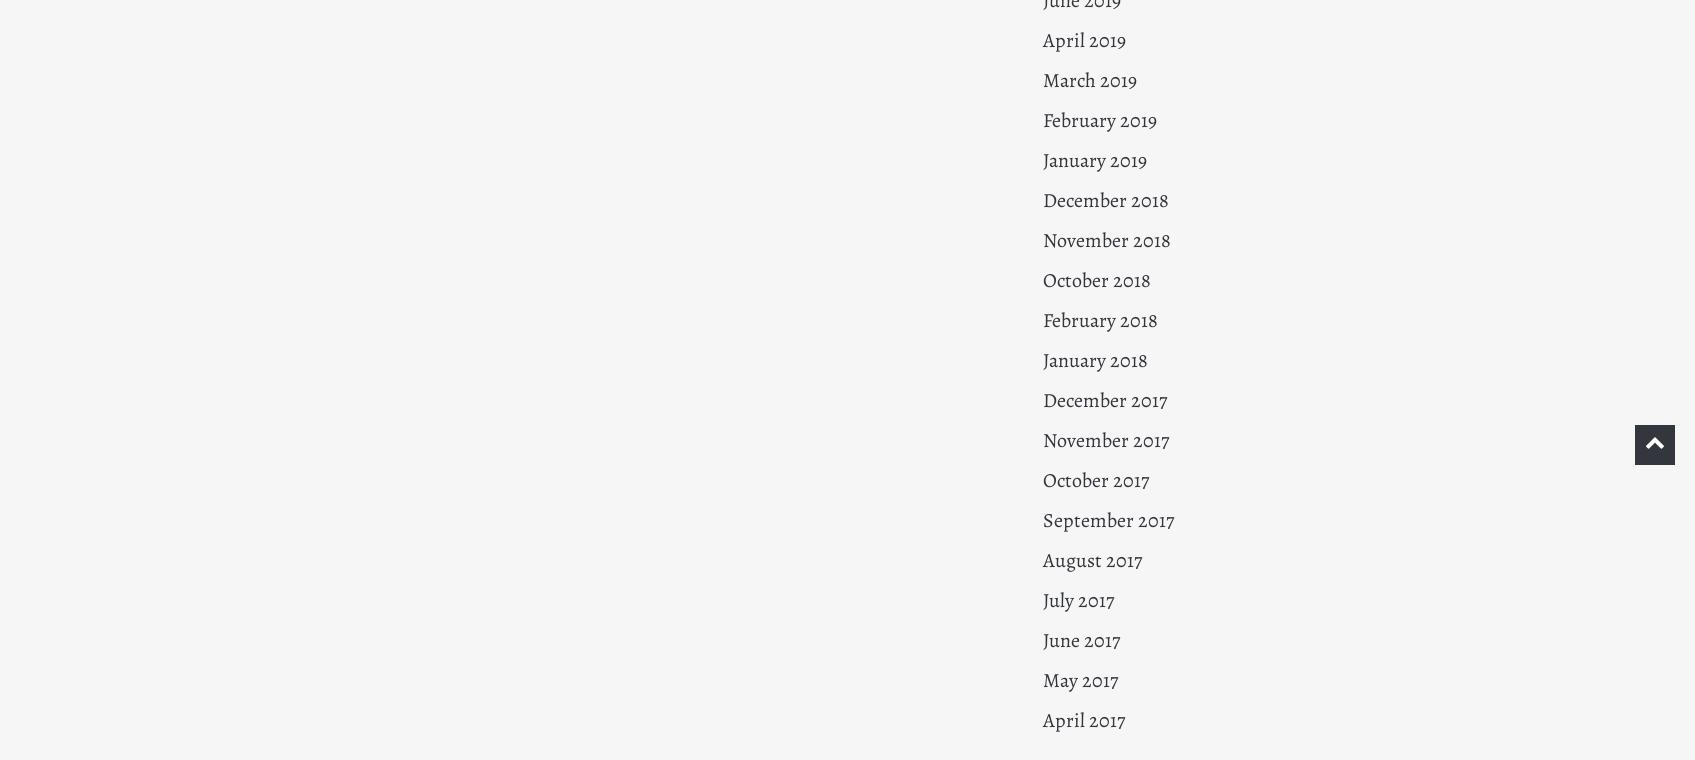  Describe the element at coordinates (1103, 399) in the screenshot. I see `'December 2017'` at that location.